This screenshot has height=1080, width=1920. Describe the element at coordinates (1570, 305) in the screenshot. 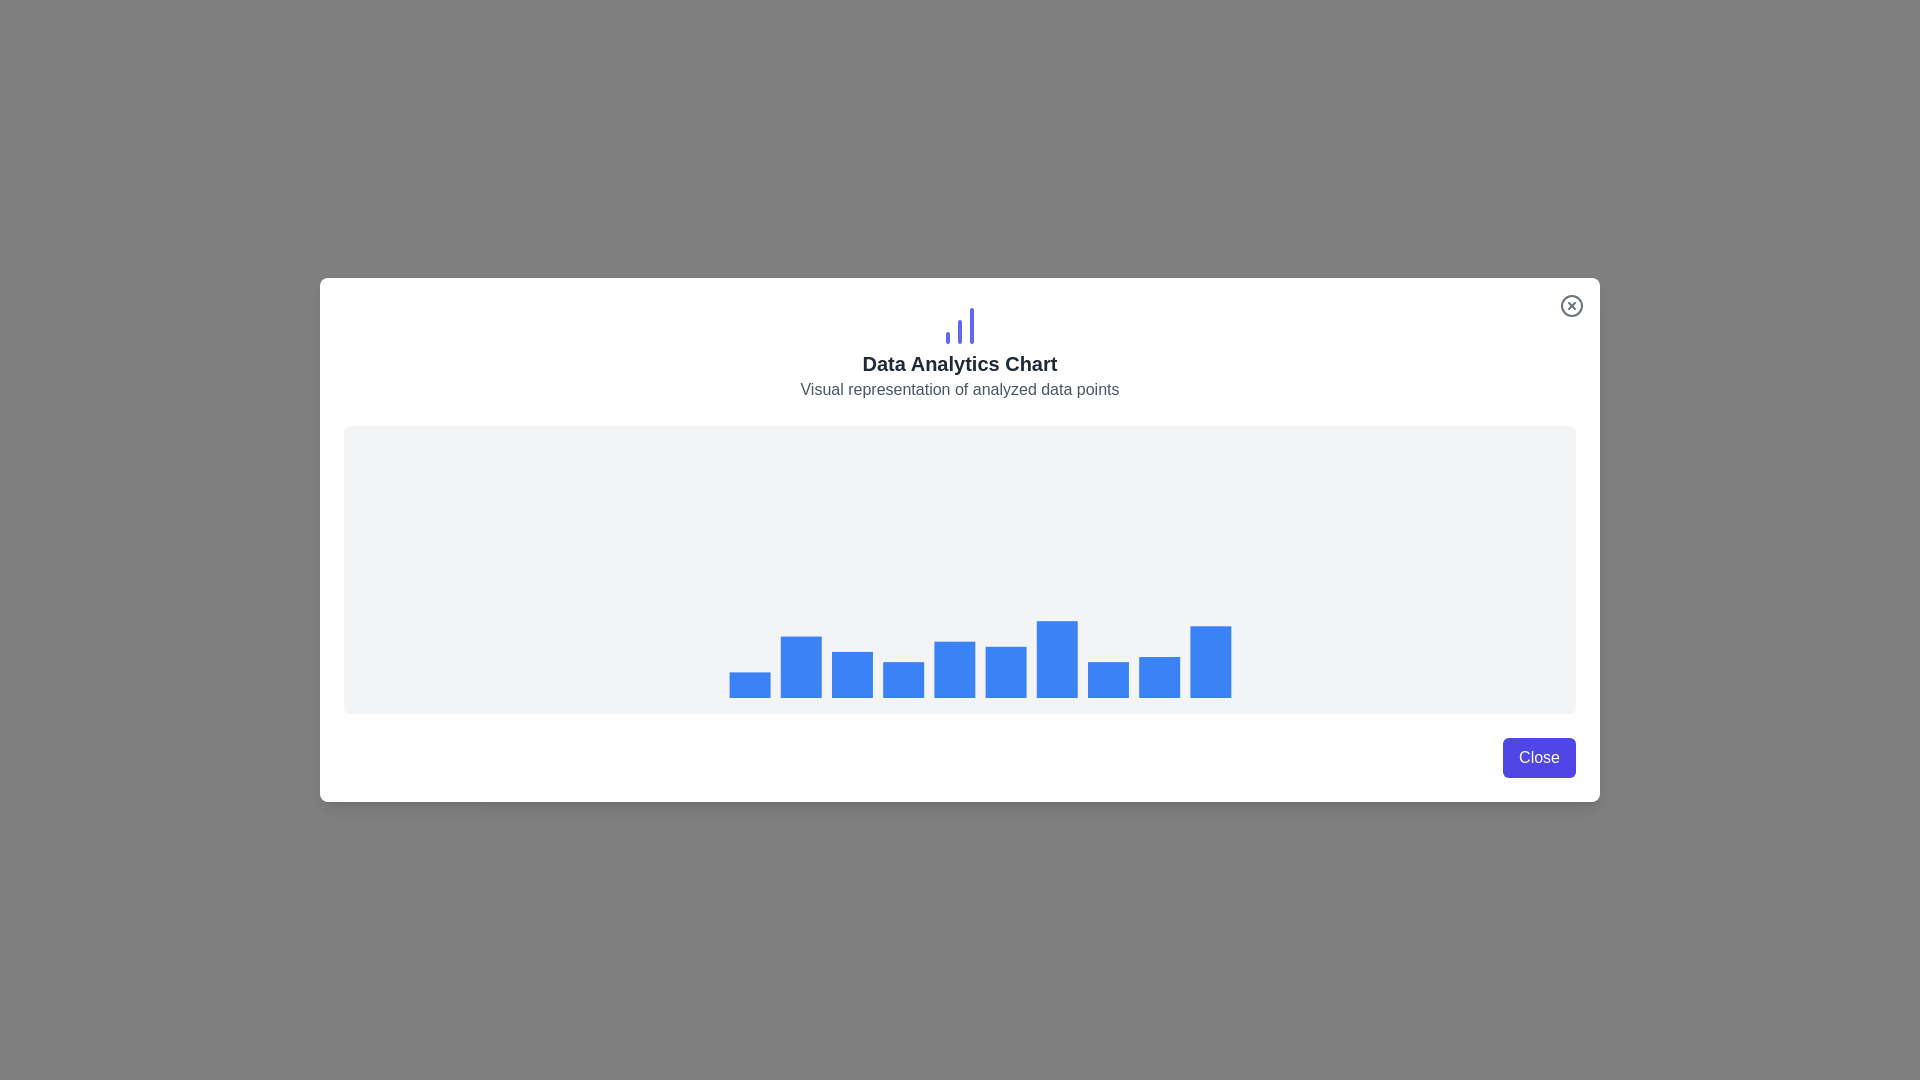

I see `the close button located at the top right corner of the dialog` at that location.